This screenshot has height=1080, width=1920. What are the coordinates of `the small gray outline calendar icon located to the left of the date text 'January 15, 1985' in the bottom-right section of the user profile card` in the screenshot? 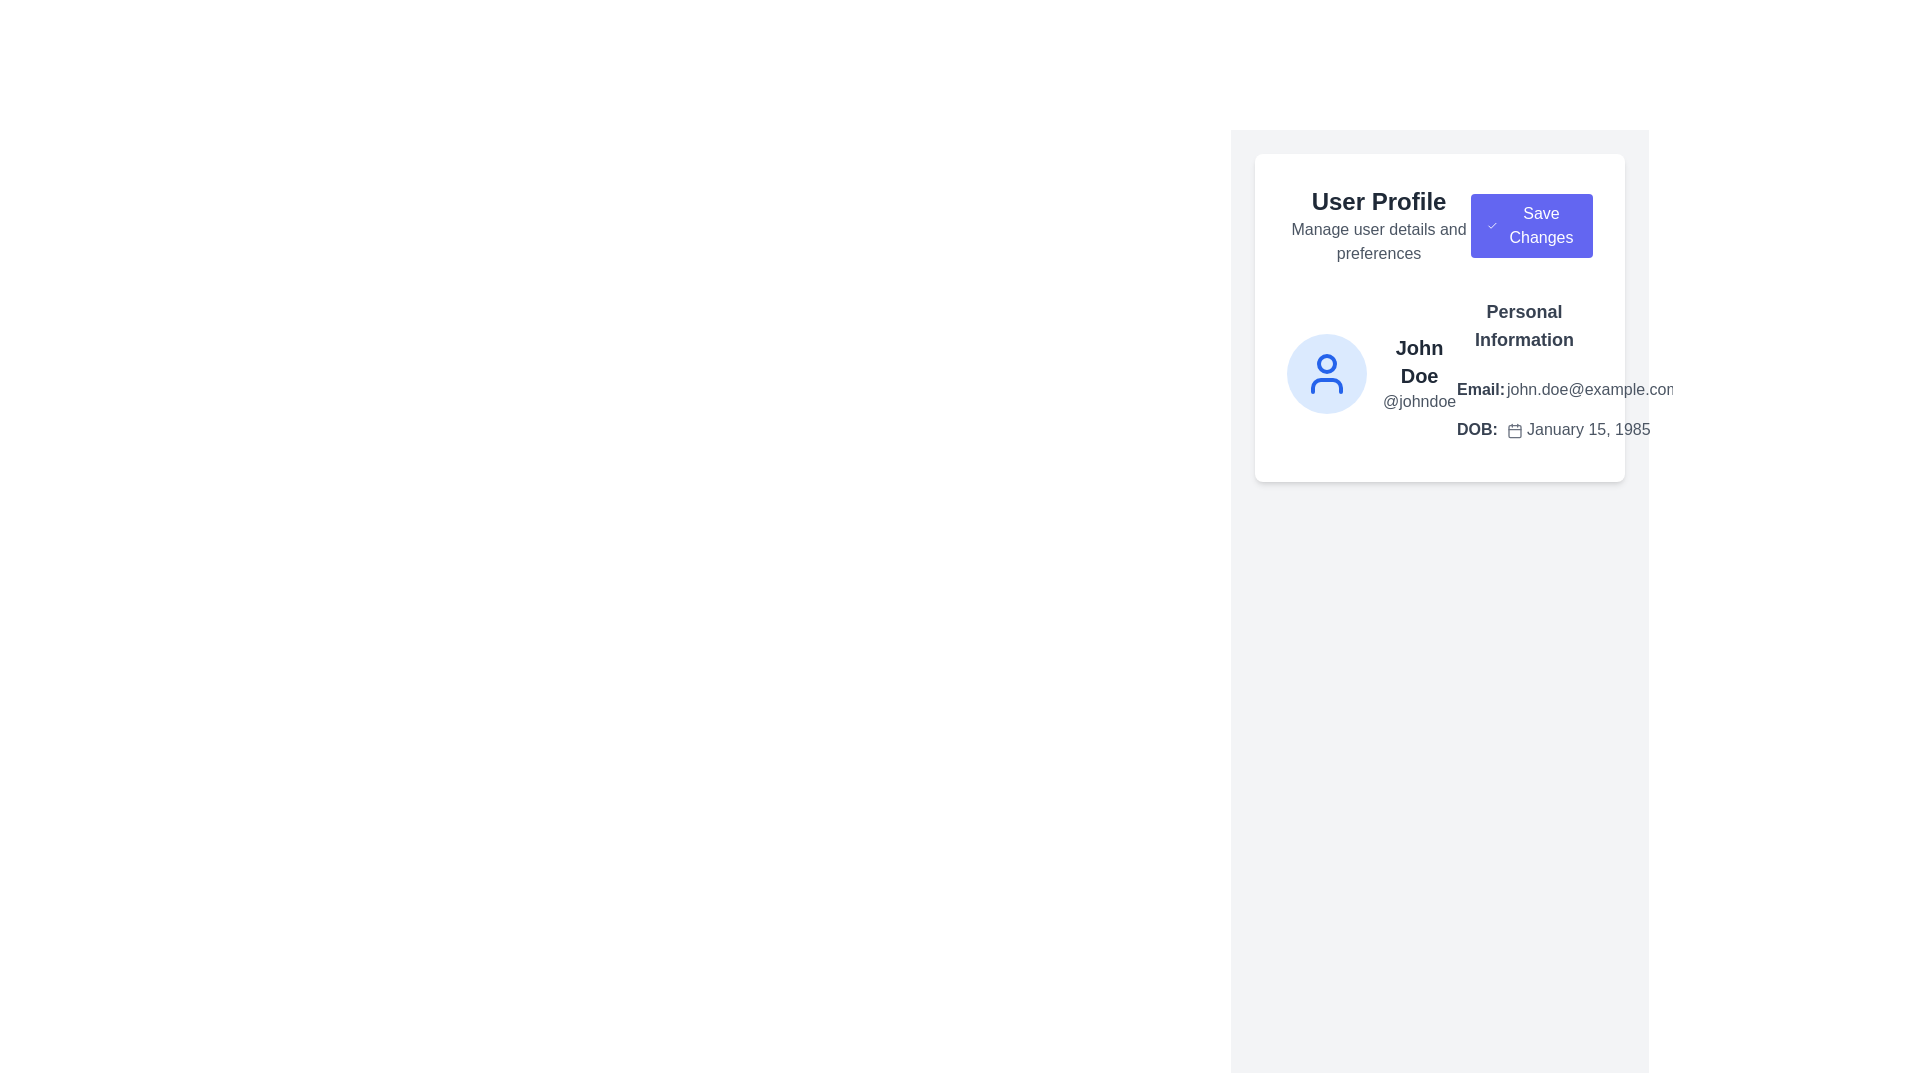 It's located at (1515, 429).